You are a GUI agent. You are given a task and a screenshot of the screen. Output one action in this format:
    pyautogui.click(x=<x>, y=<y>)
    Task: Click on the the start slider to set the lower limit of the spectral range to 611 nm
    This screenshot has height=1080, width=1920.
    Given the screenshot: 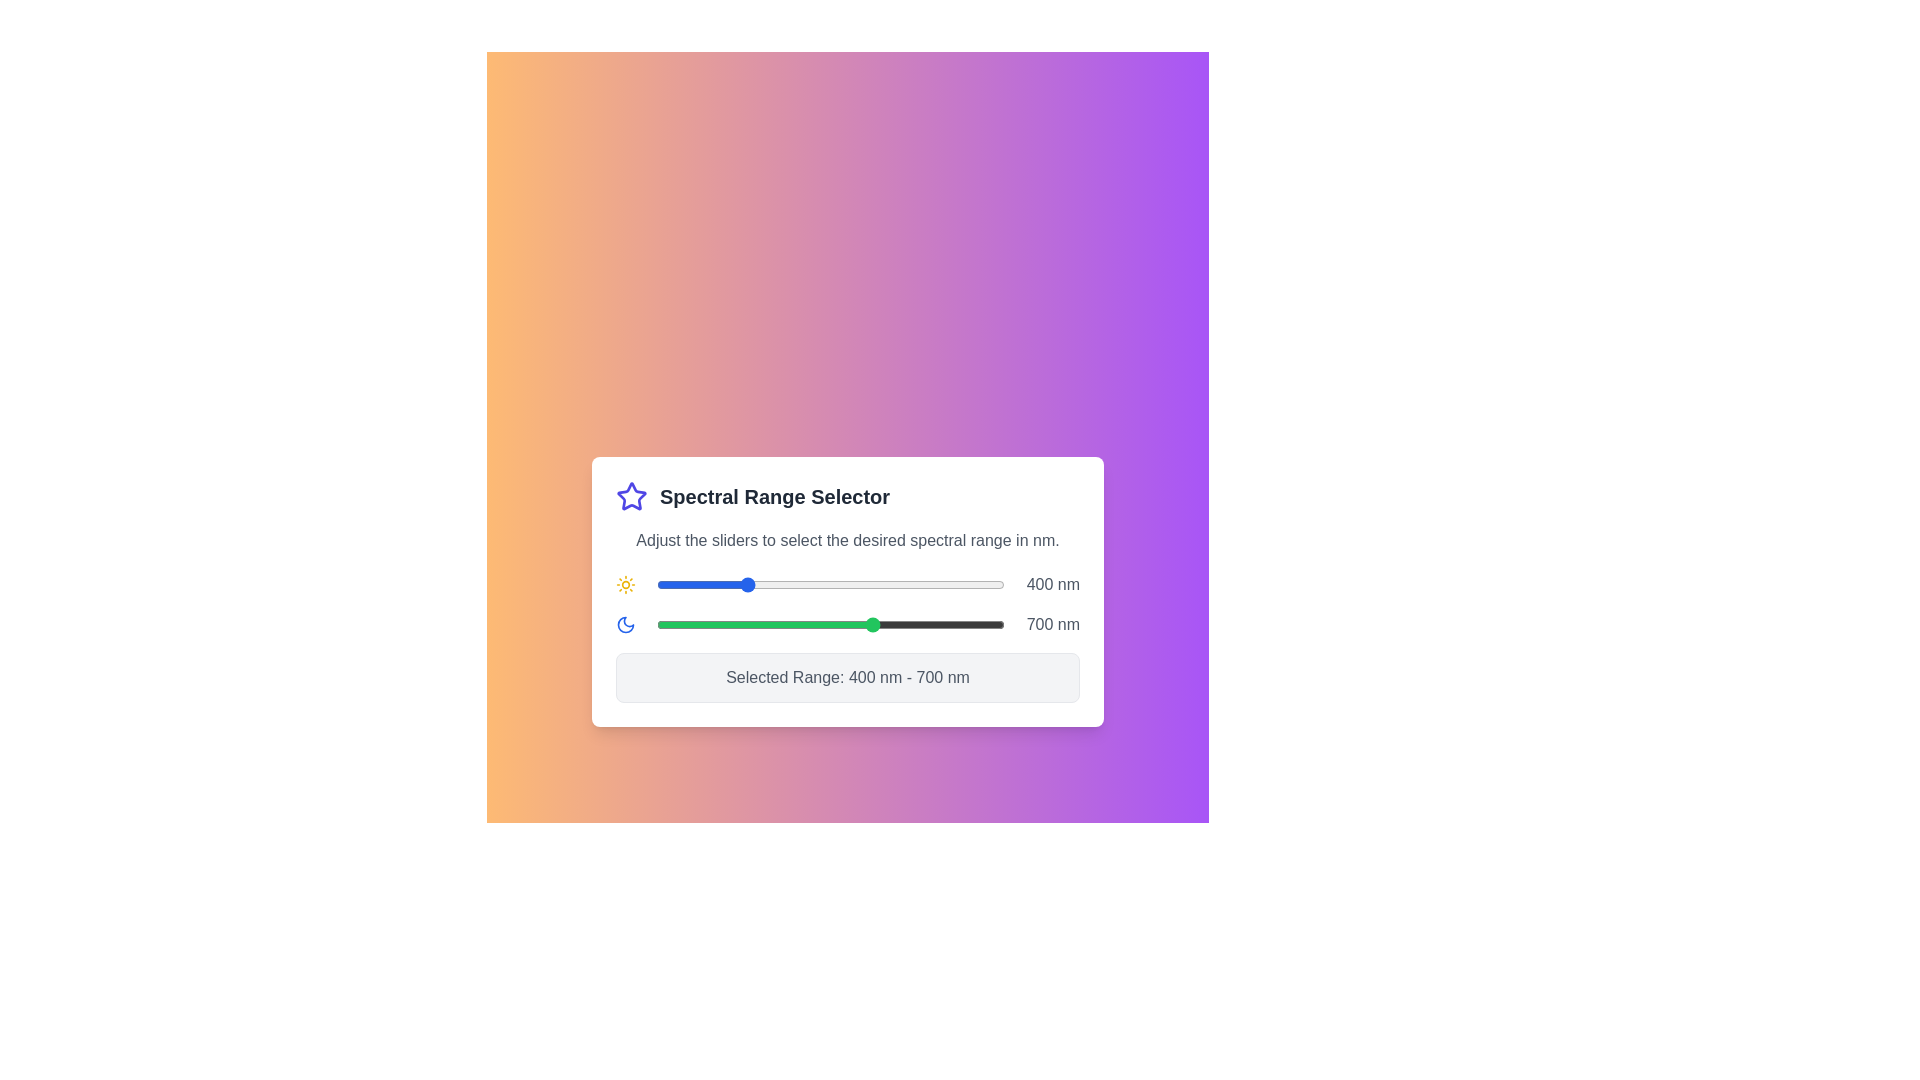 What is the action you would take?
    pyautogui.click(x=836, y=585)
    